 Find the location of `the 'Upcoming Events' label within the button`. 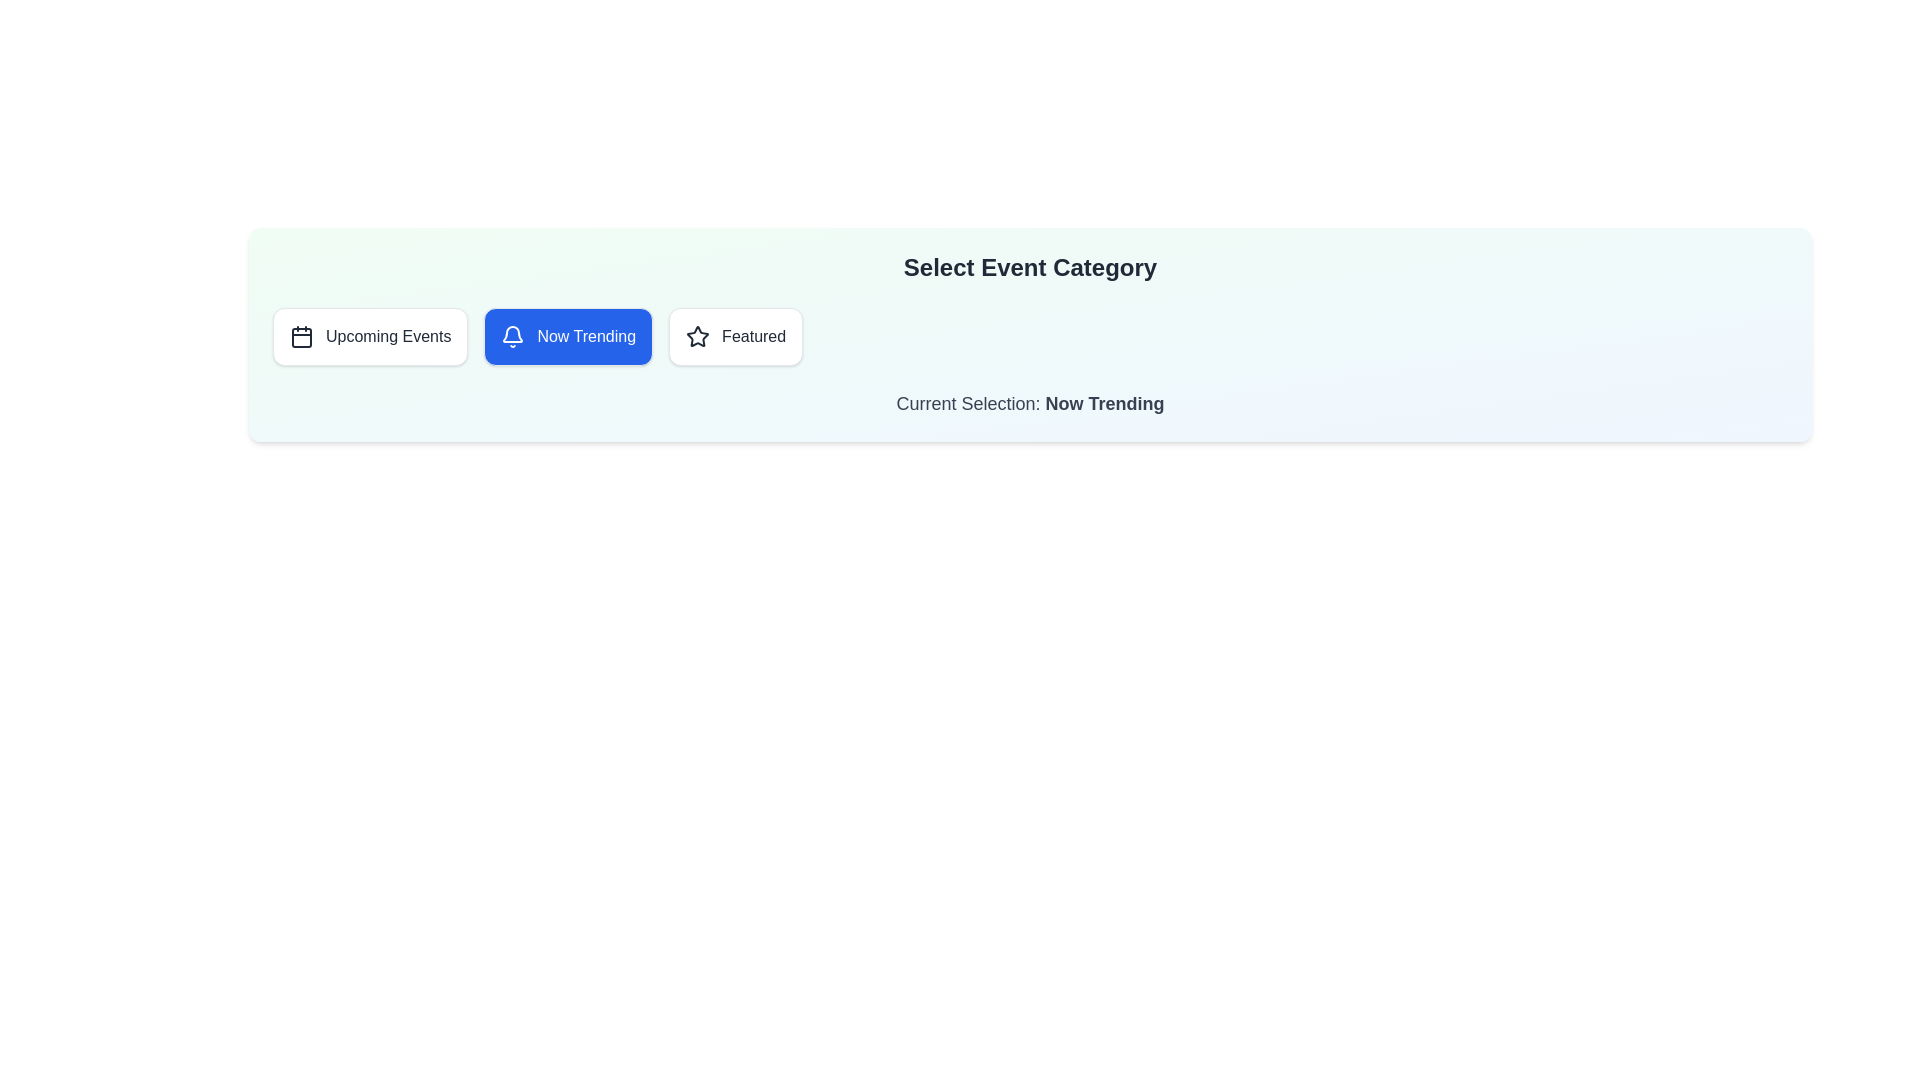

the 'Upcoming Events' label within the button is located at coordinates (388, 335).